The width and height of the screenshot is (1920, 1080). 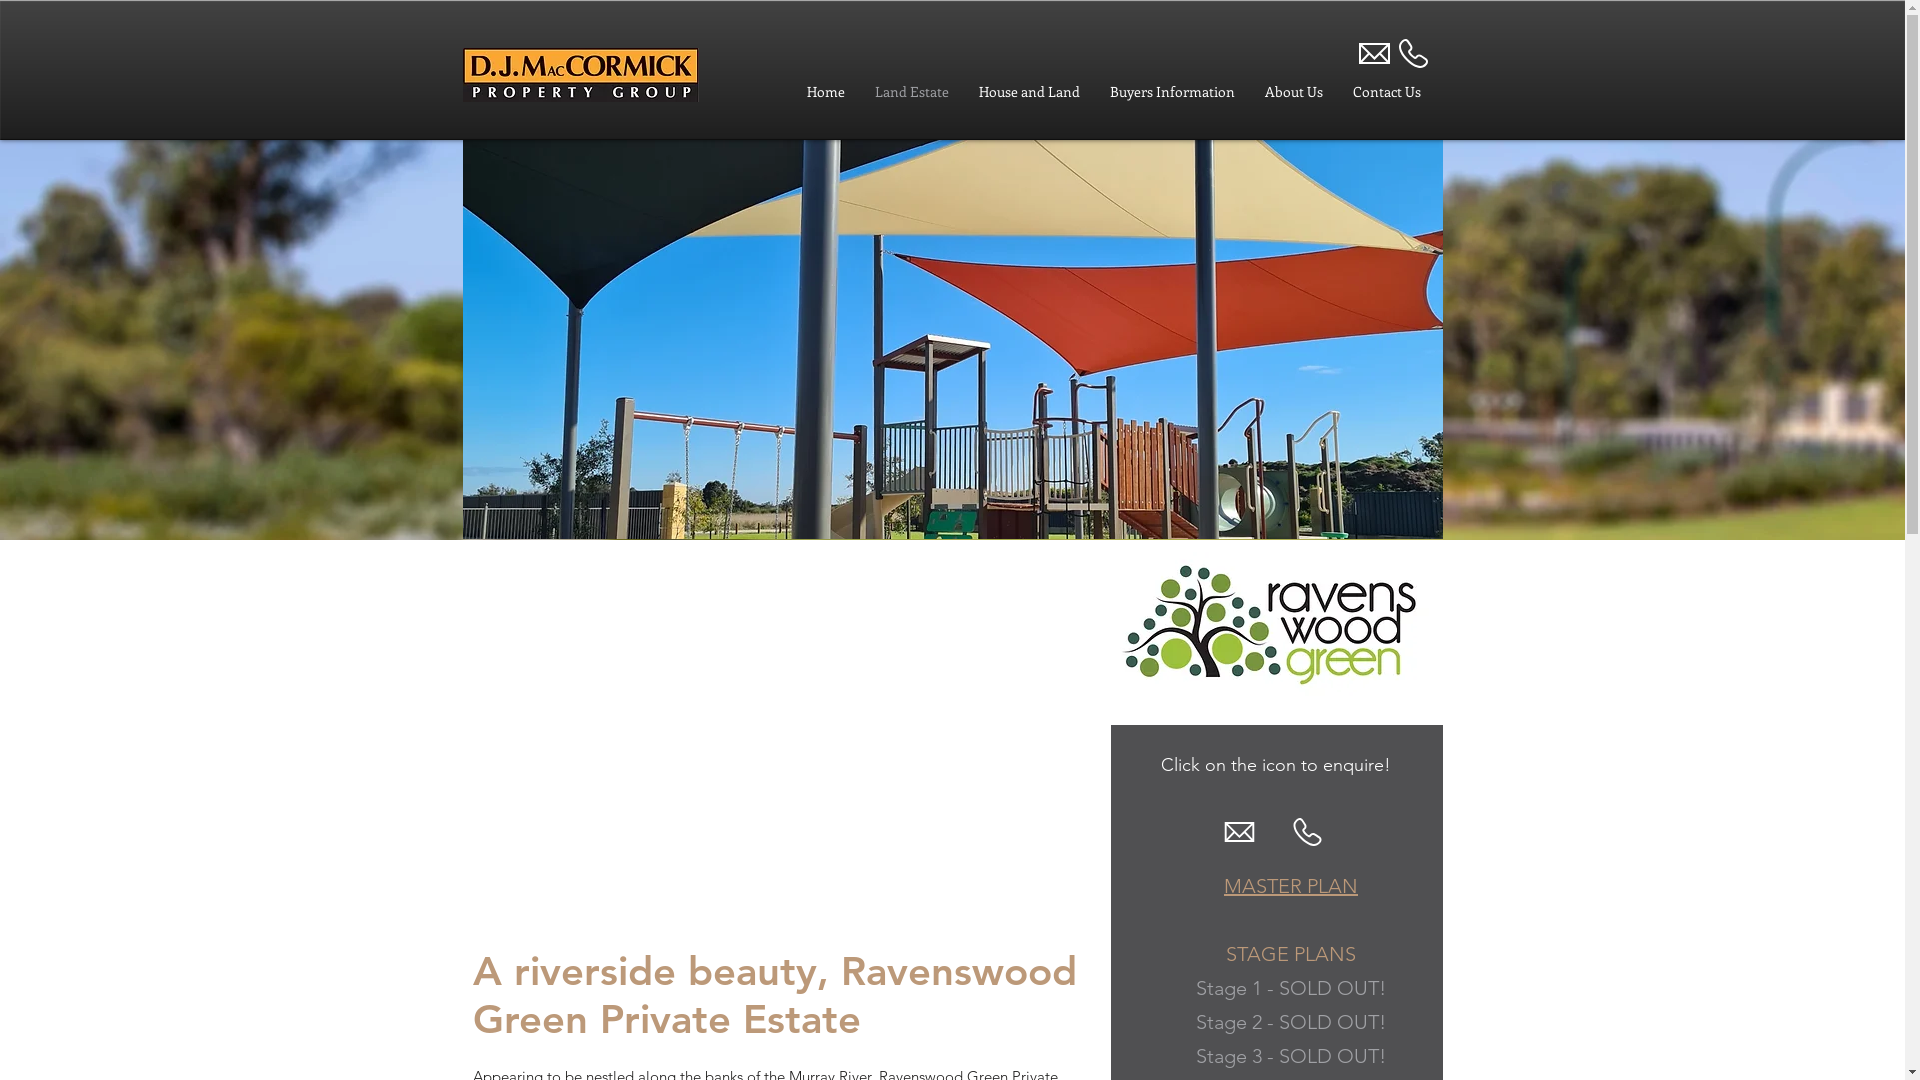 I want to click on 'Stage 1 - SOLD OUT!', so click(x=1291, y=986).